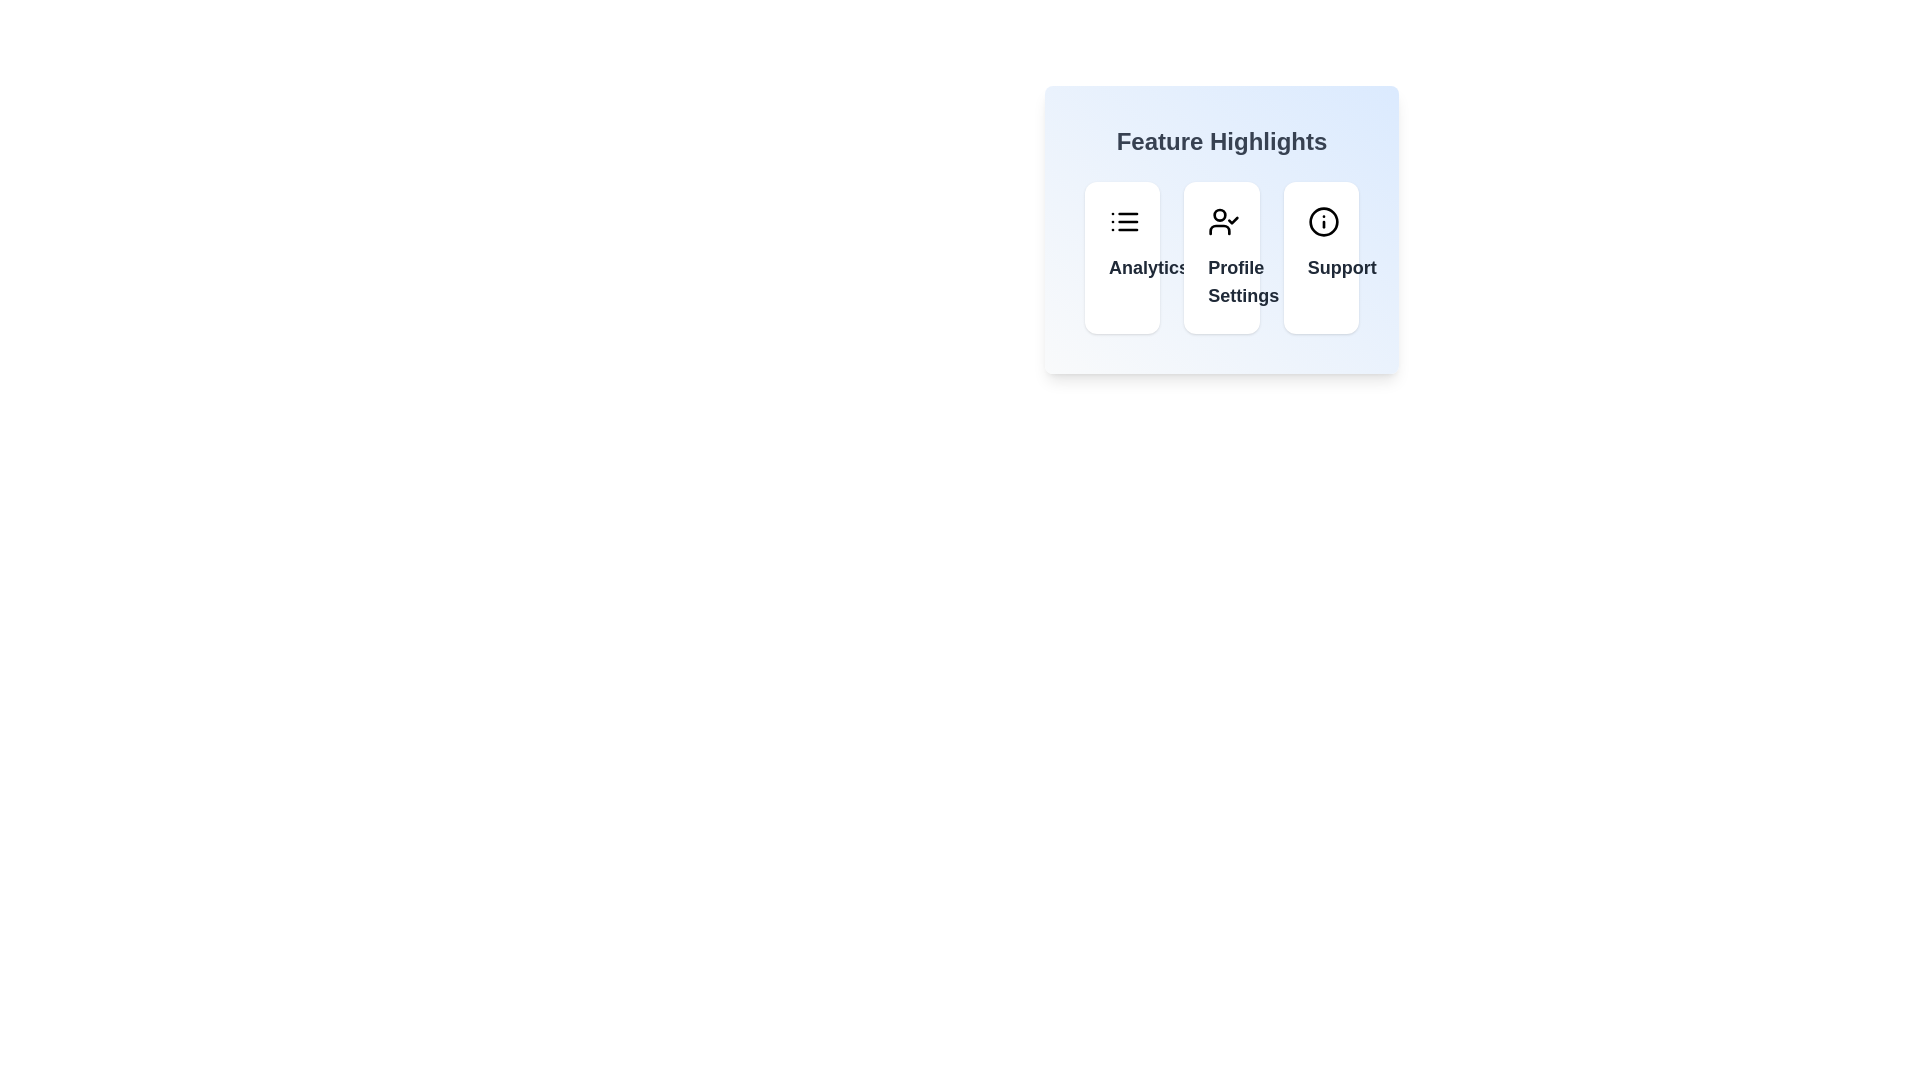 This screenshot has width=1920, height=1080. Describe the element at coordinates (1221, 141) in the screenshot. I see `the section header text that titles the content below it, which is centrally positioned above the 'Analytics', 'Profile Settings', and 'Support' content areas` at that location.